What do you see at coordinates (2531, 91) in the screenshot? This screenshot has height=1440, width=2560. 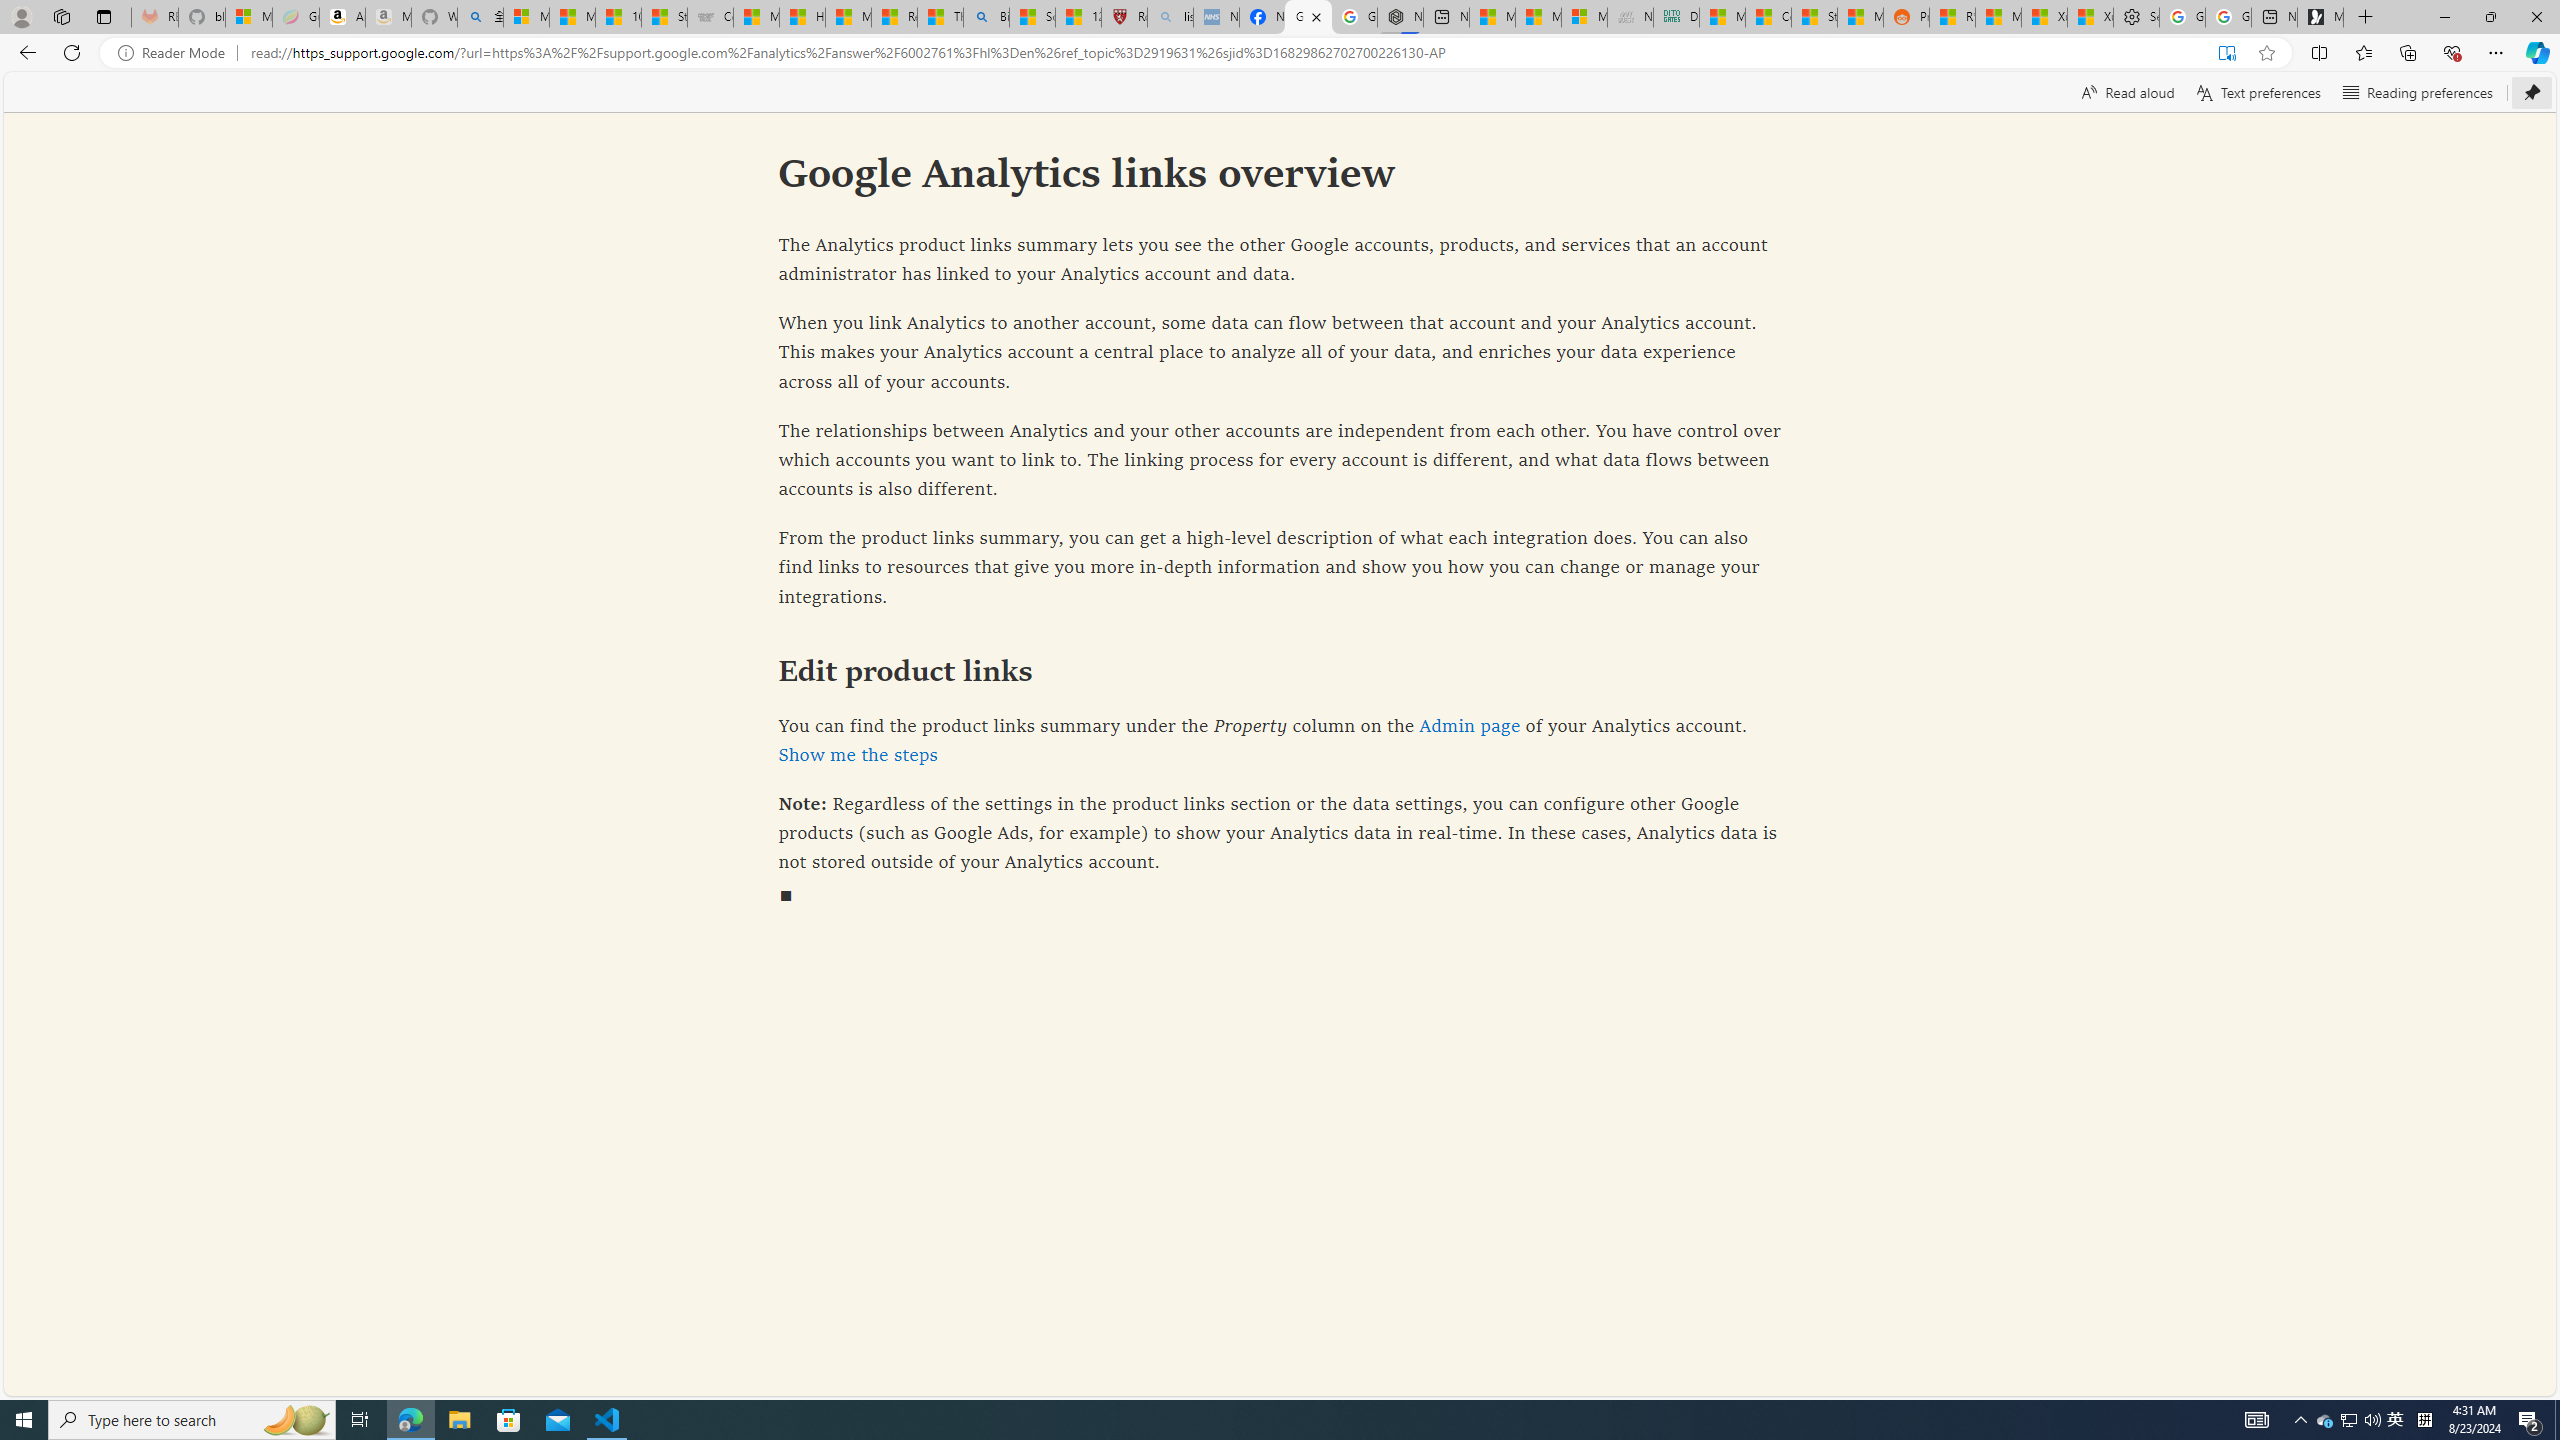 I see `'Unpin toolbar'` at bounding box center [2531, 91].